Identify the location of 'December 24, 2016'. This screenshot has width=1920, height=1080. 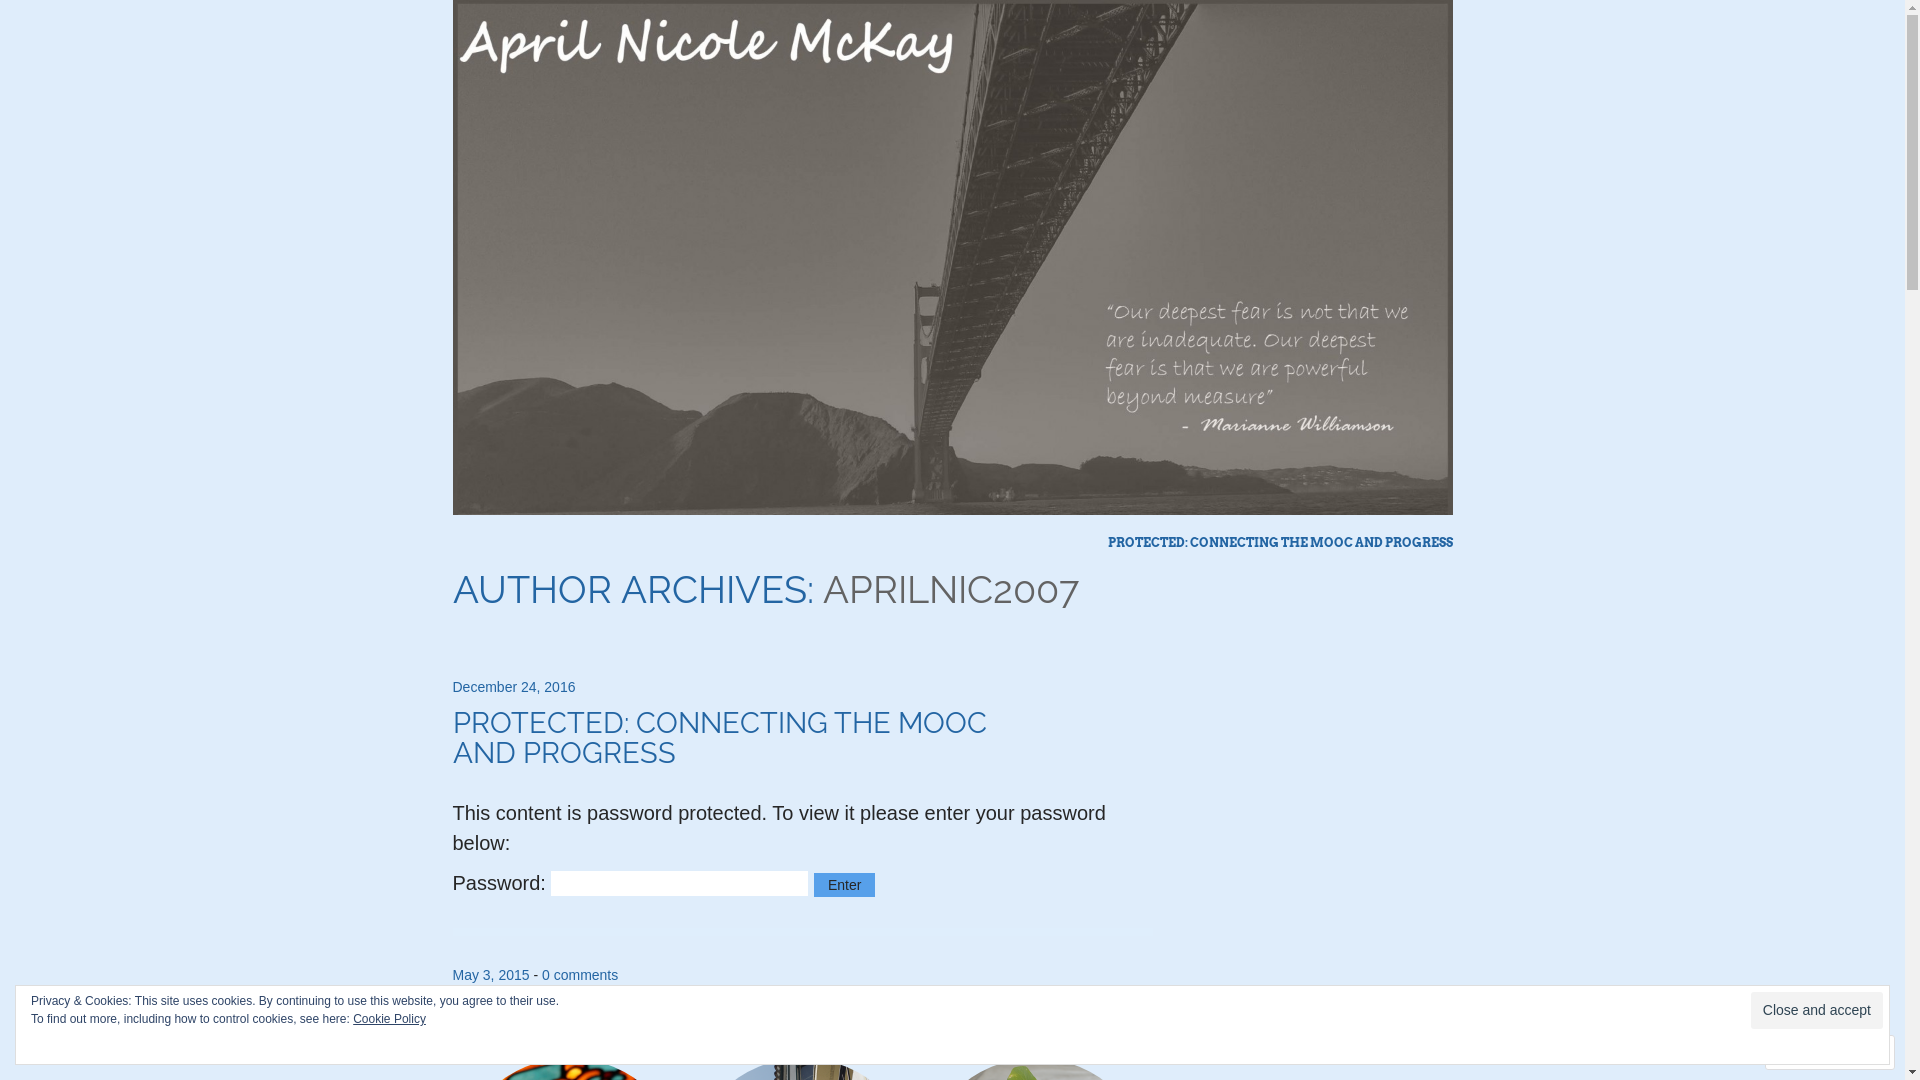
(513, 685).